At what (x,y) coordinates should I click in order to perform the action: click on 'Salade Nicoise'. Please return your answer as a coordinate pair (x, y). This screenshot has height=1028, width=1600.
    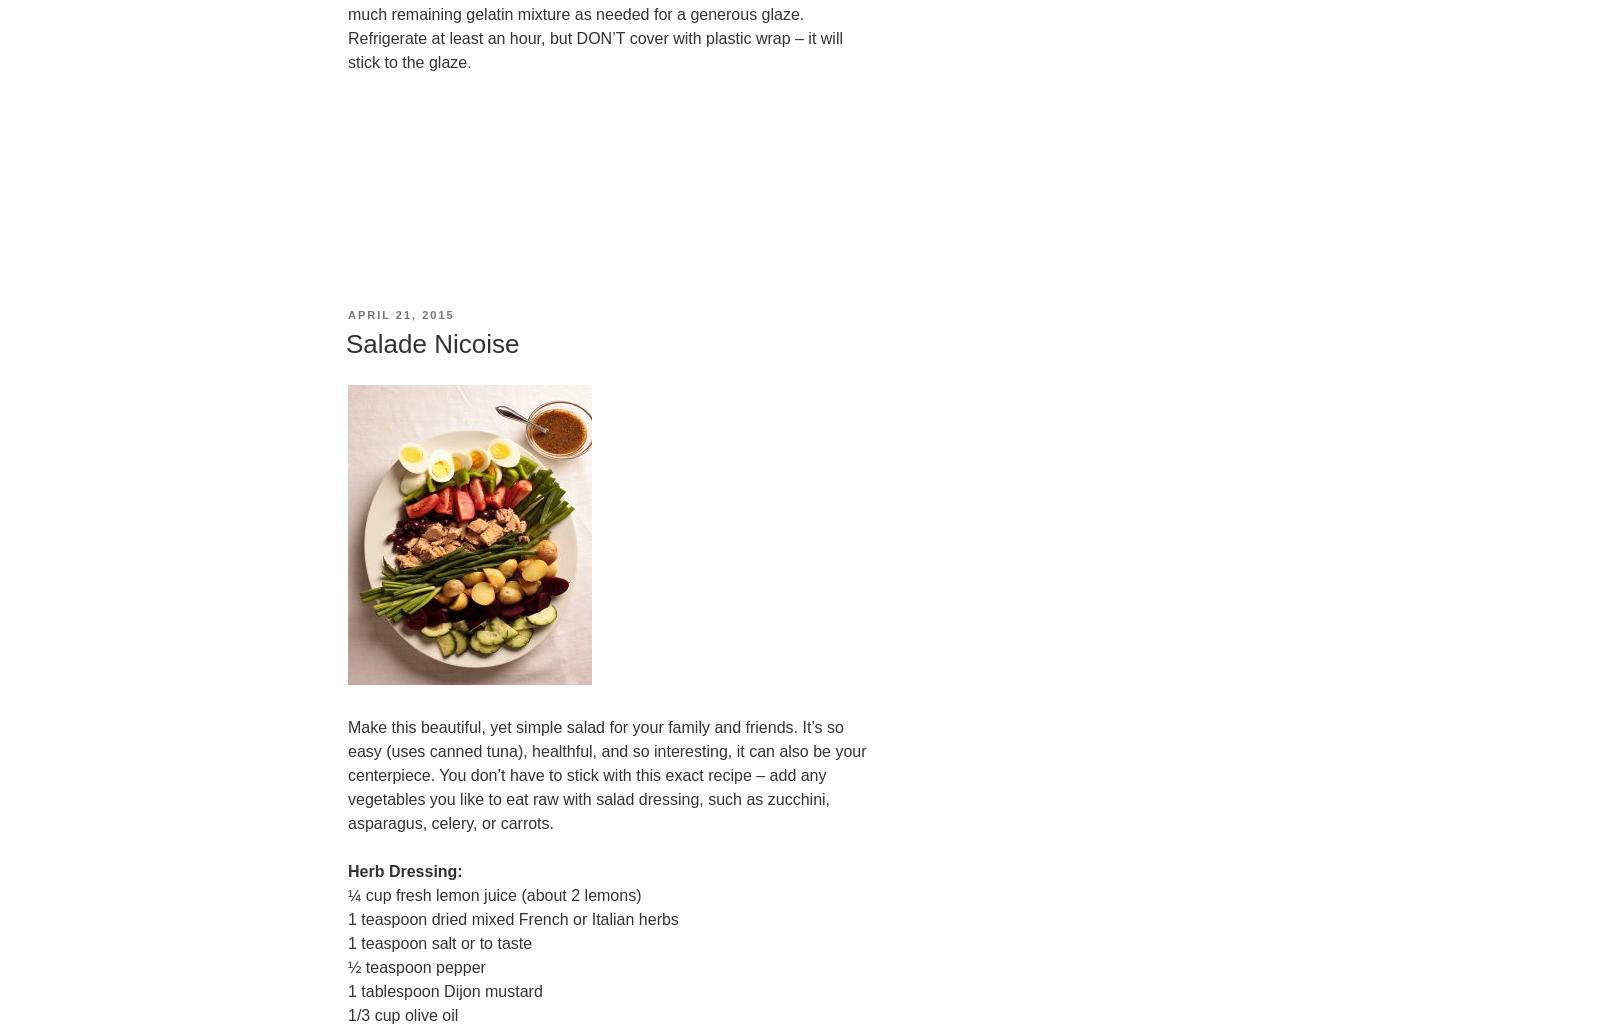
    Looking at the image, I should click on (431, 342).